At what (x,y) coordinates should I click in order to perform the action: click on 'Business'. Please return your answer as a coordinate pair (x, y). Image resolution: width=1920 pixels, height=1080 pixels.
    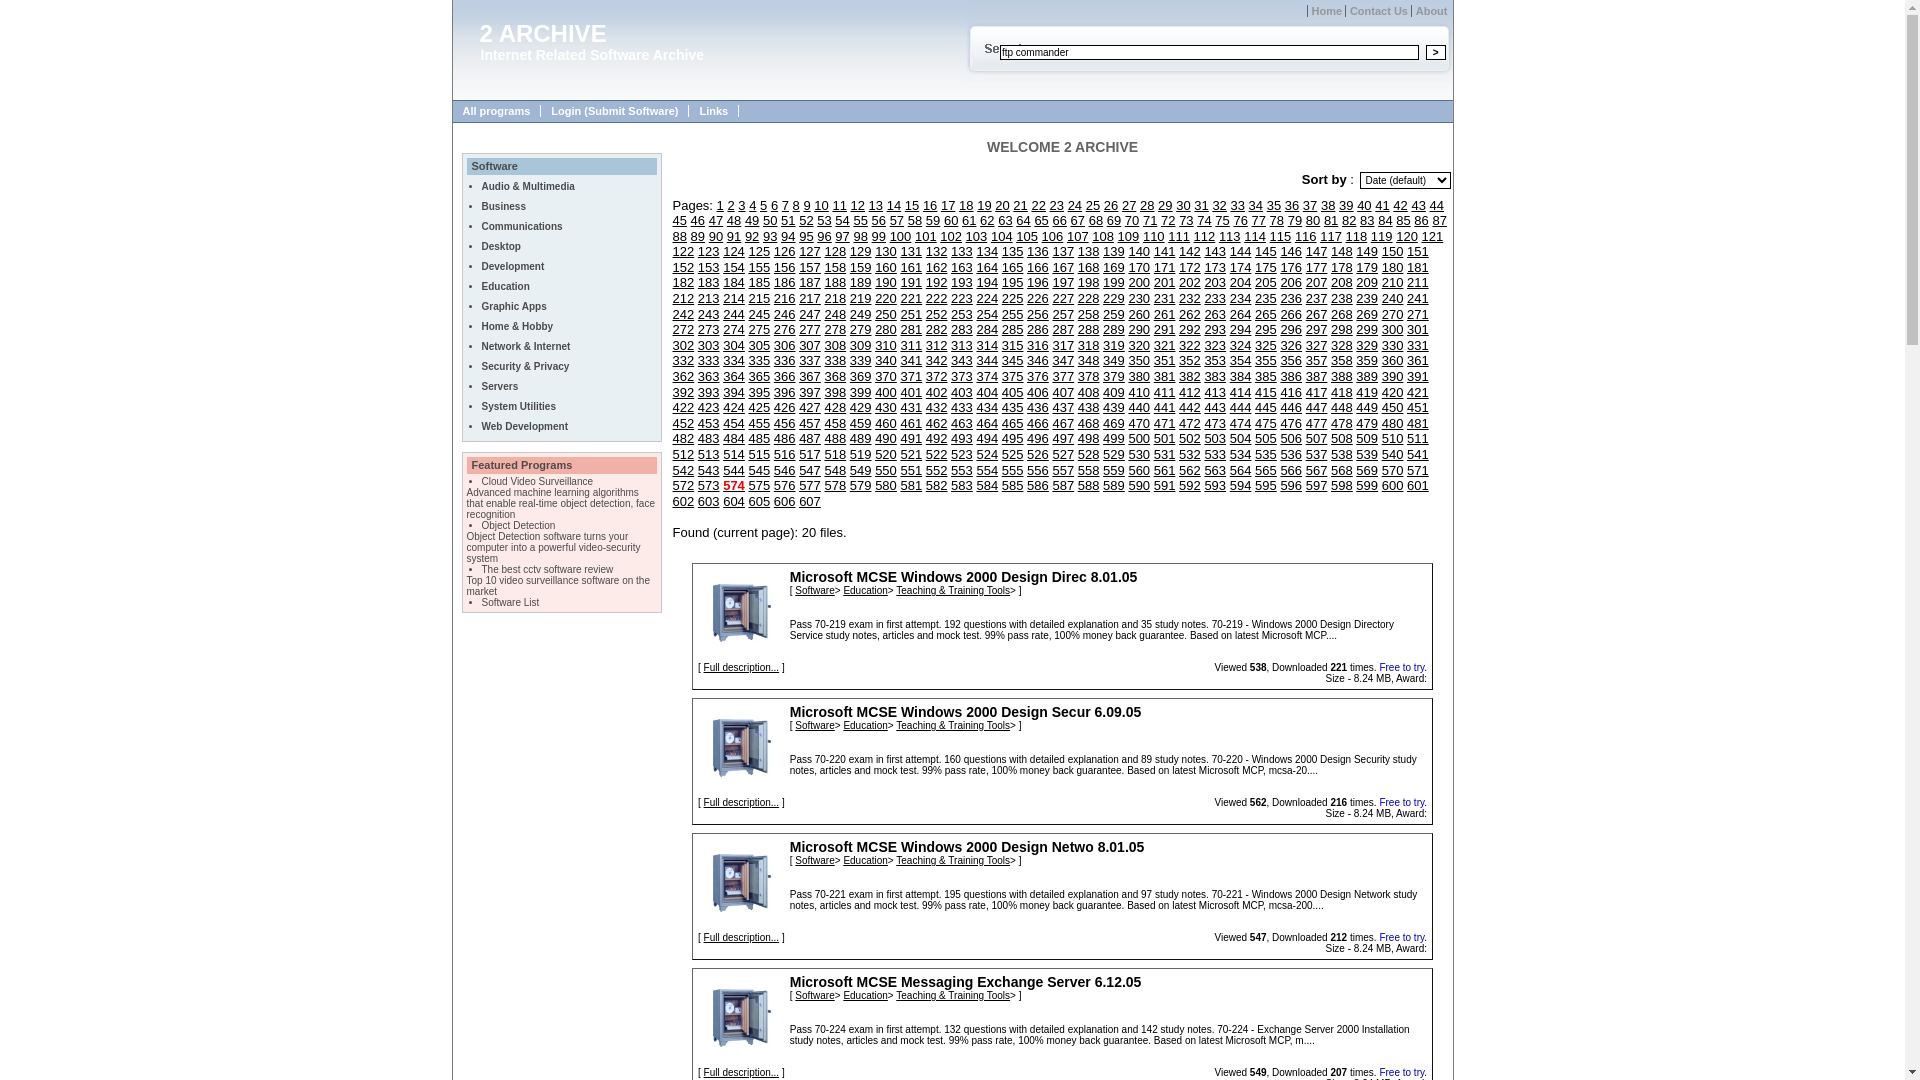
    Looking at the image, I should click on (504, 206).